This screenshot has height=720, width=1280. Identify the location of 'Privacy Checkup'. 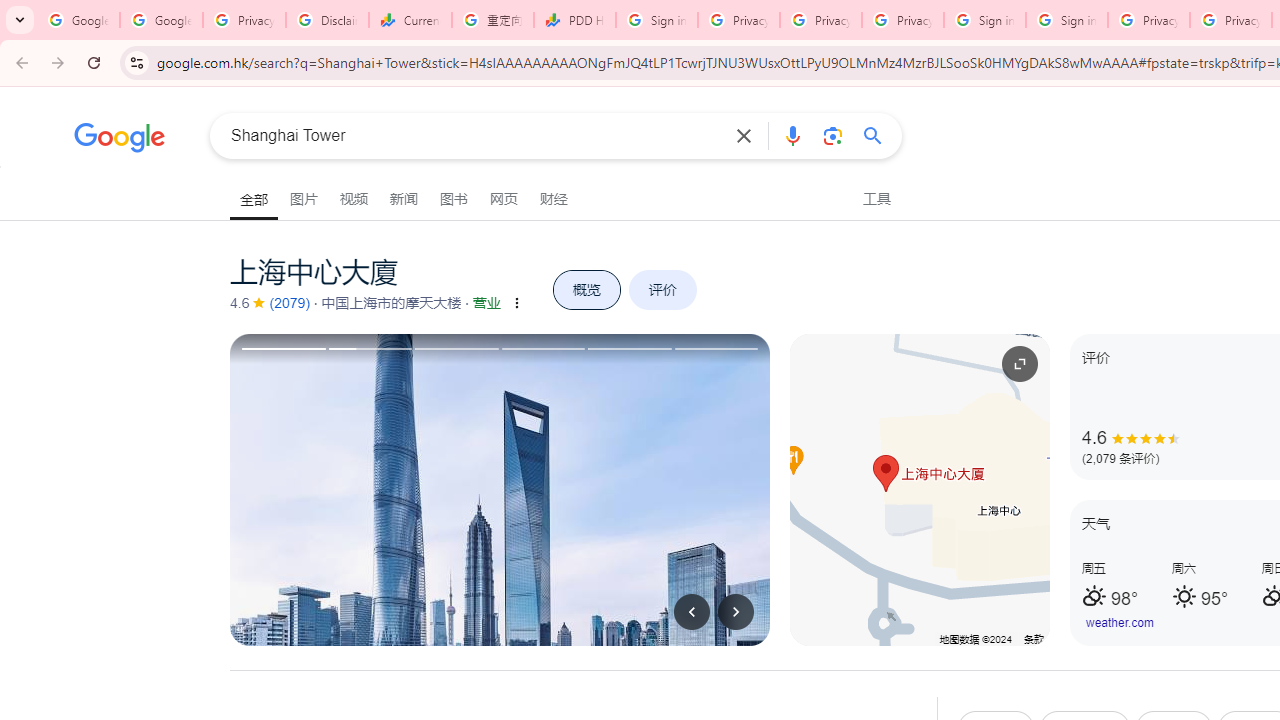
(820, 20).